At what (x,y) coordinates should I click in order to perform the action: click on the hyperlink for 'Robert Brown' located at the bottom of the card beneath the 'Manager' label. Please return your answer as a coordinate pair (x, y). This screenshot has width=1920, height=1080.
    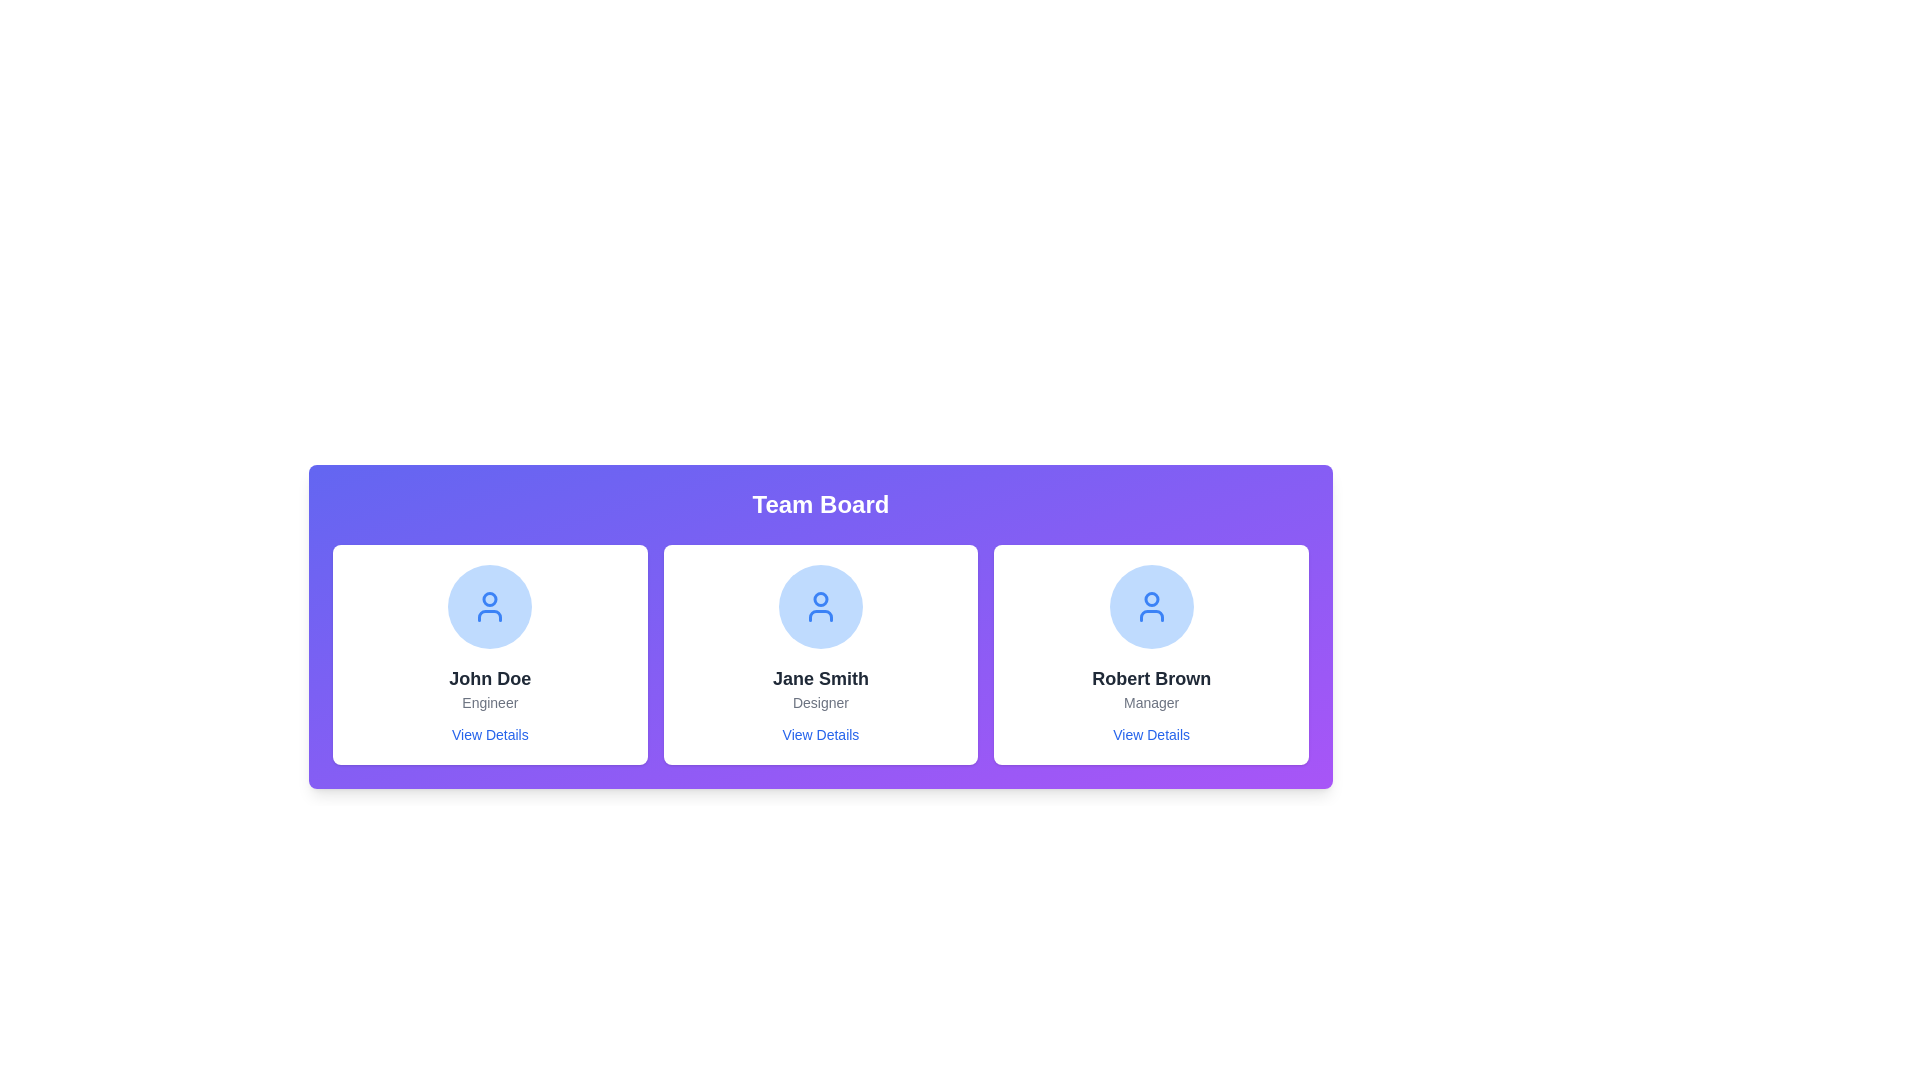
    Looking at the image, I should click on (1151, 735).